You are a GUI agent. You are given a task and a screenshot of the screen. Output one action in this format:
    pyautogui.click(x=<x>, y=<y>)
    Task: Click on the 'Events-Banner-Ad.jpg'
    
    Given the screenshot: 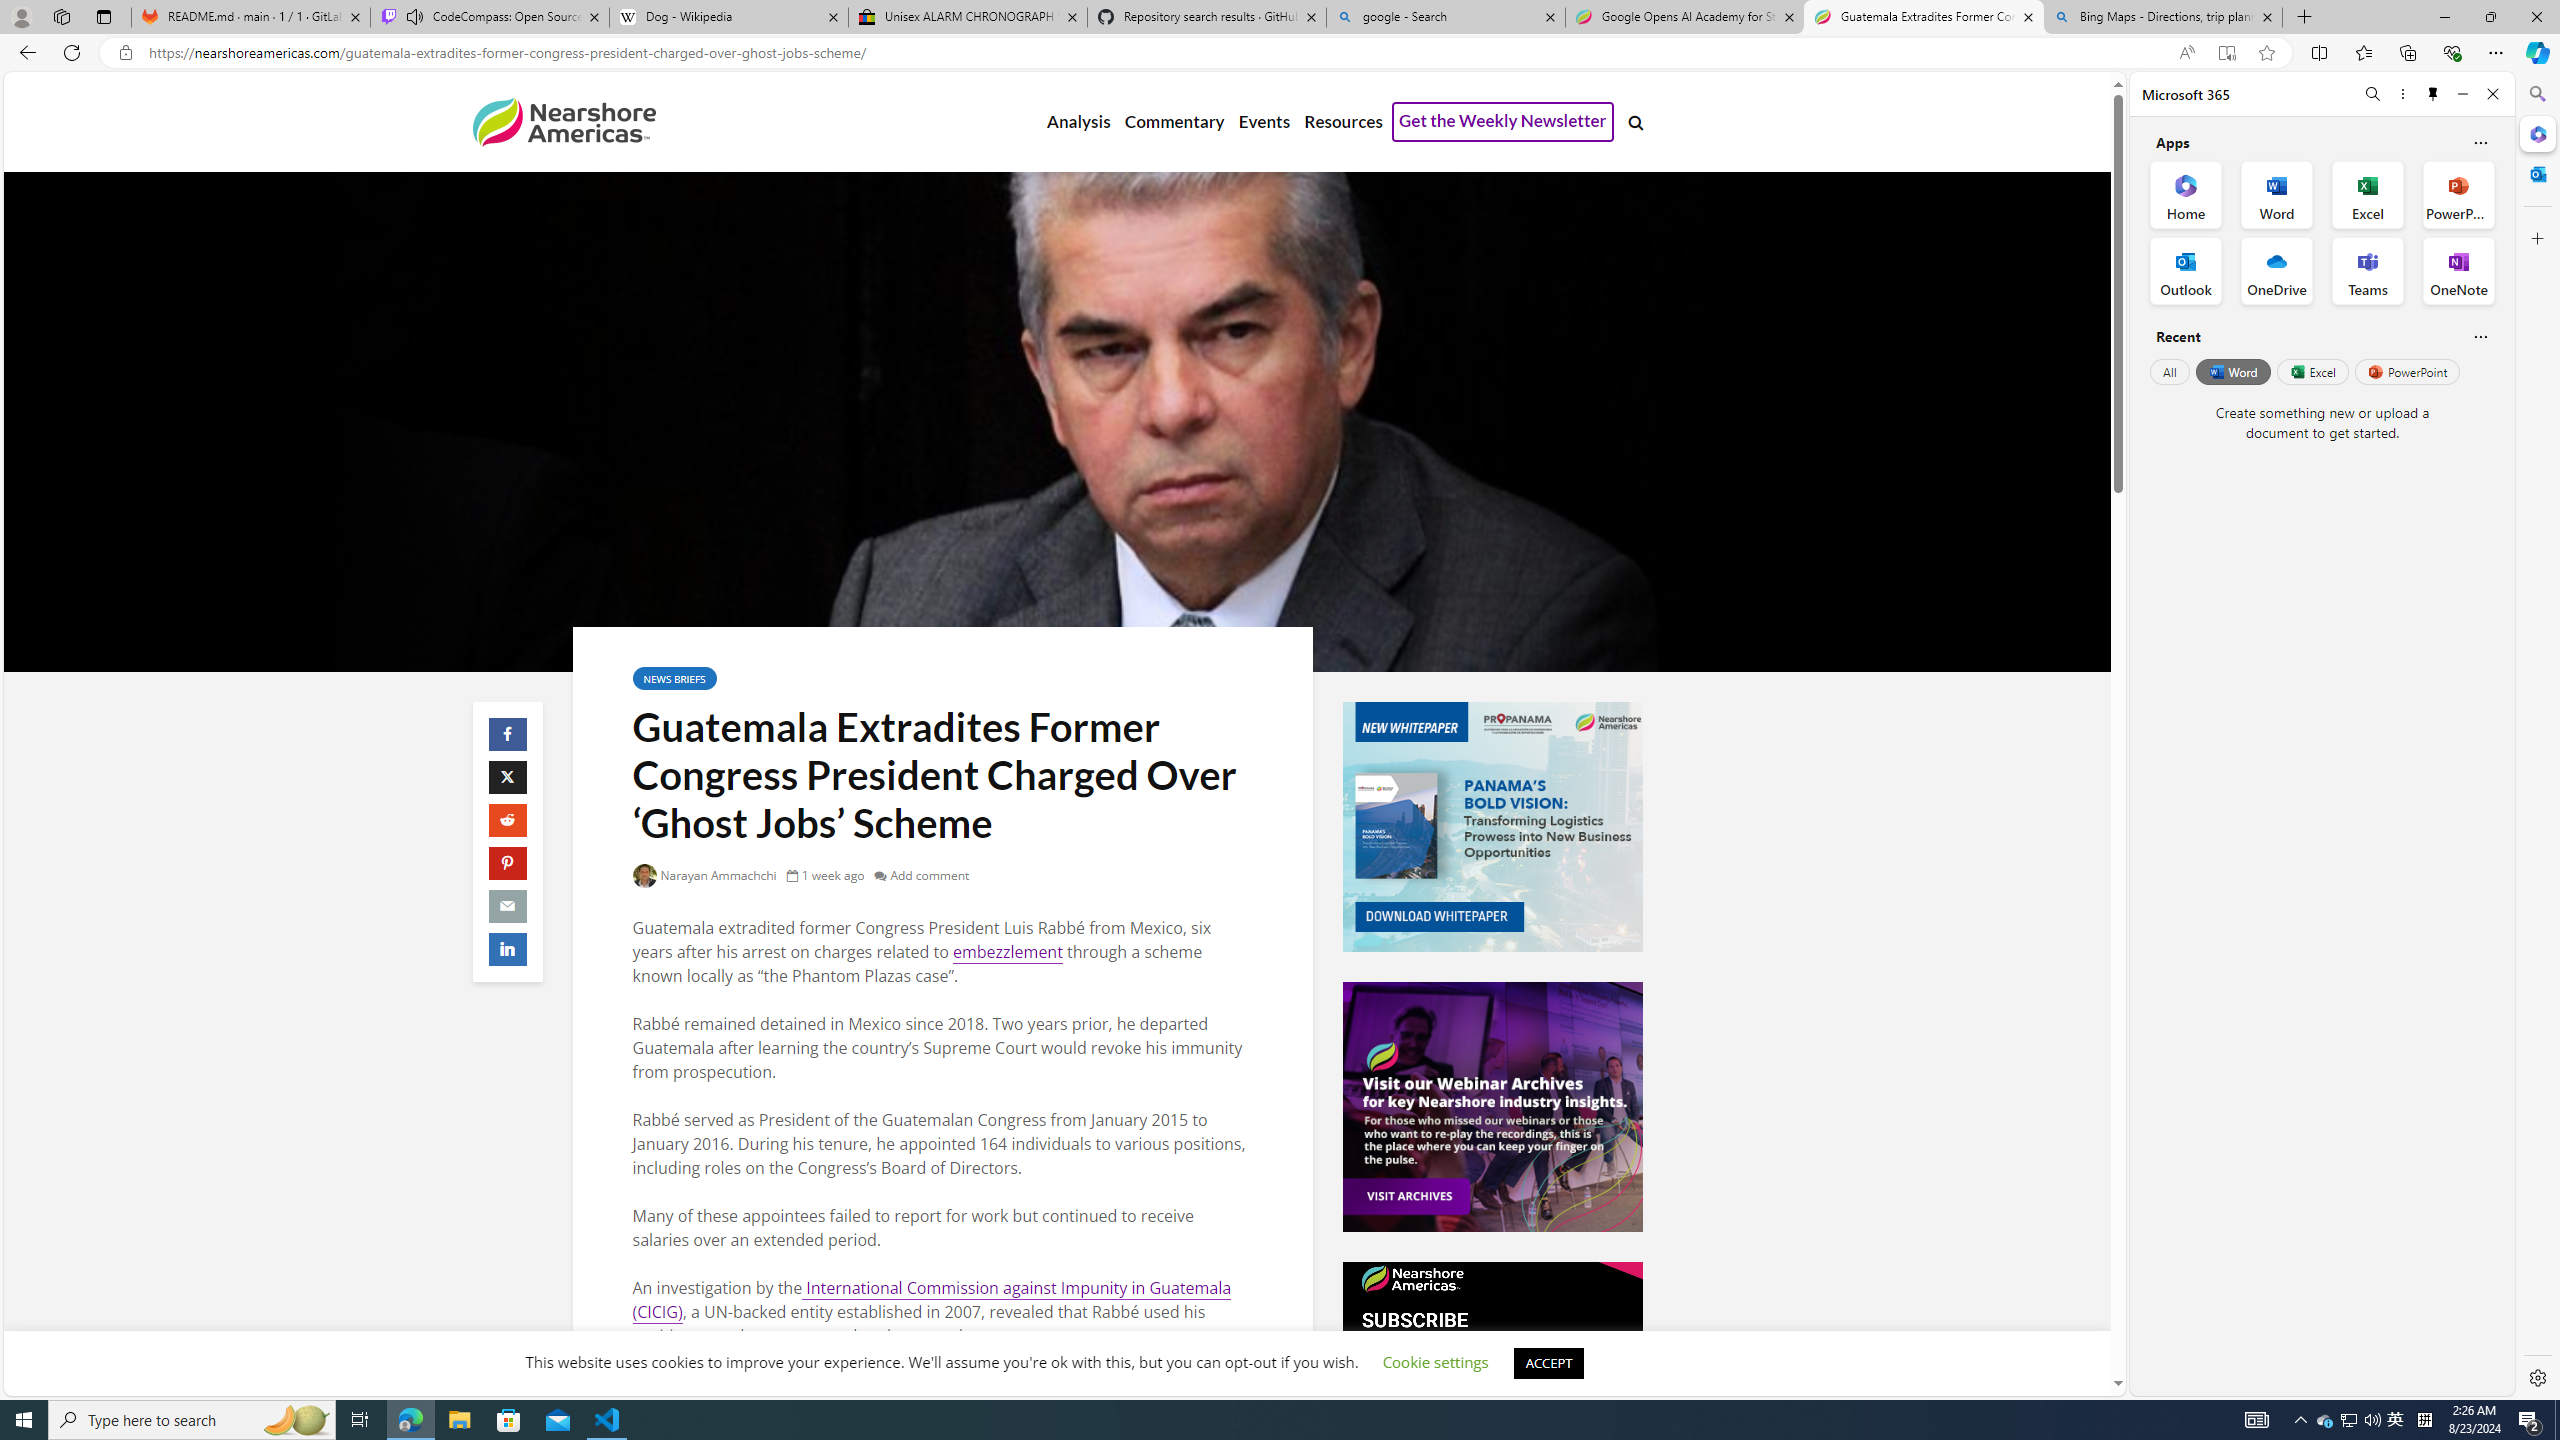 What is the action you would take?
    pyautogui.click(x=1491, y=1106)
    